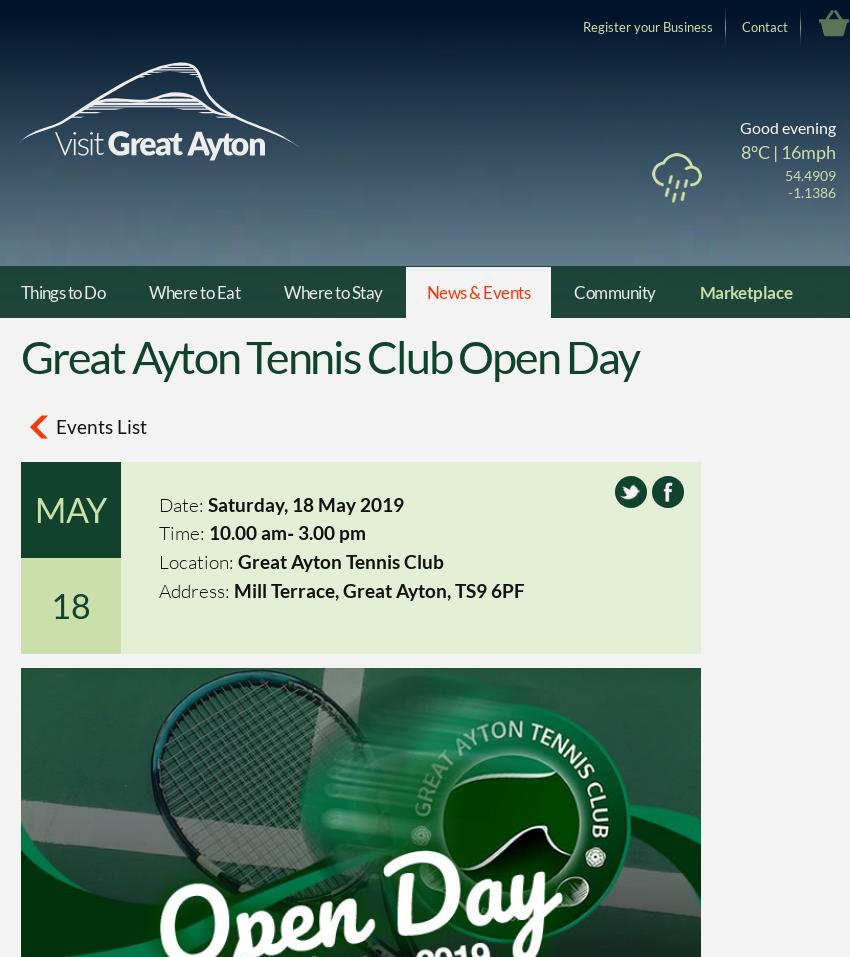 This screenshot has height=957, width=850. What do you see at coordinates (810, 175) in the screenshot?
I see `'54.4909'` at bounding box center [810, 175].